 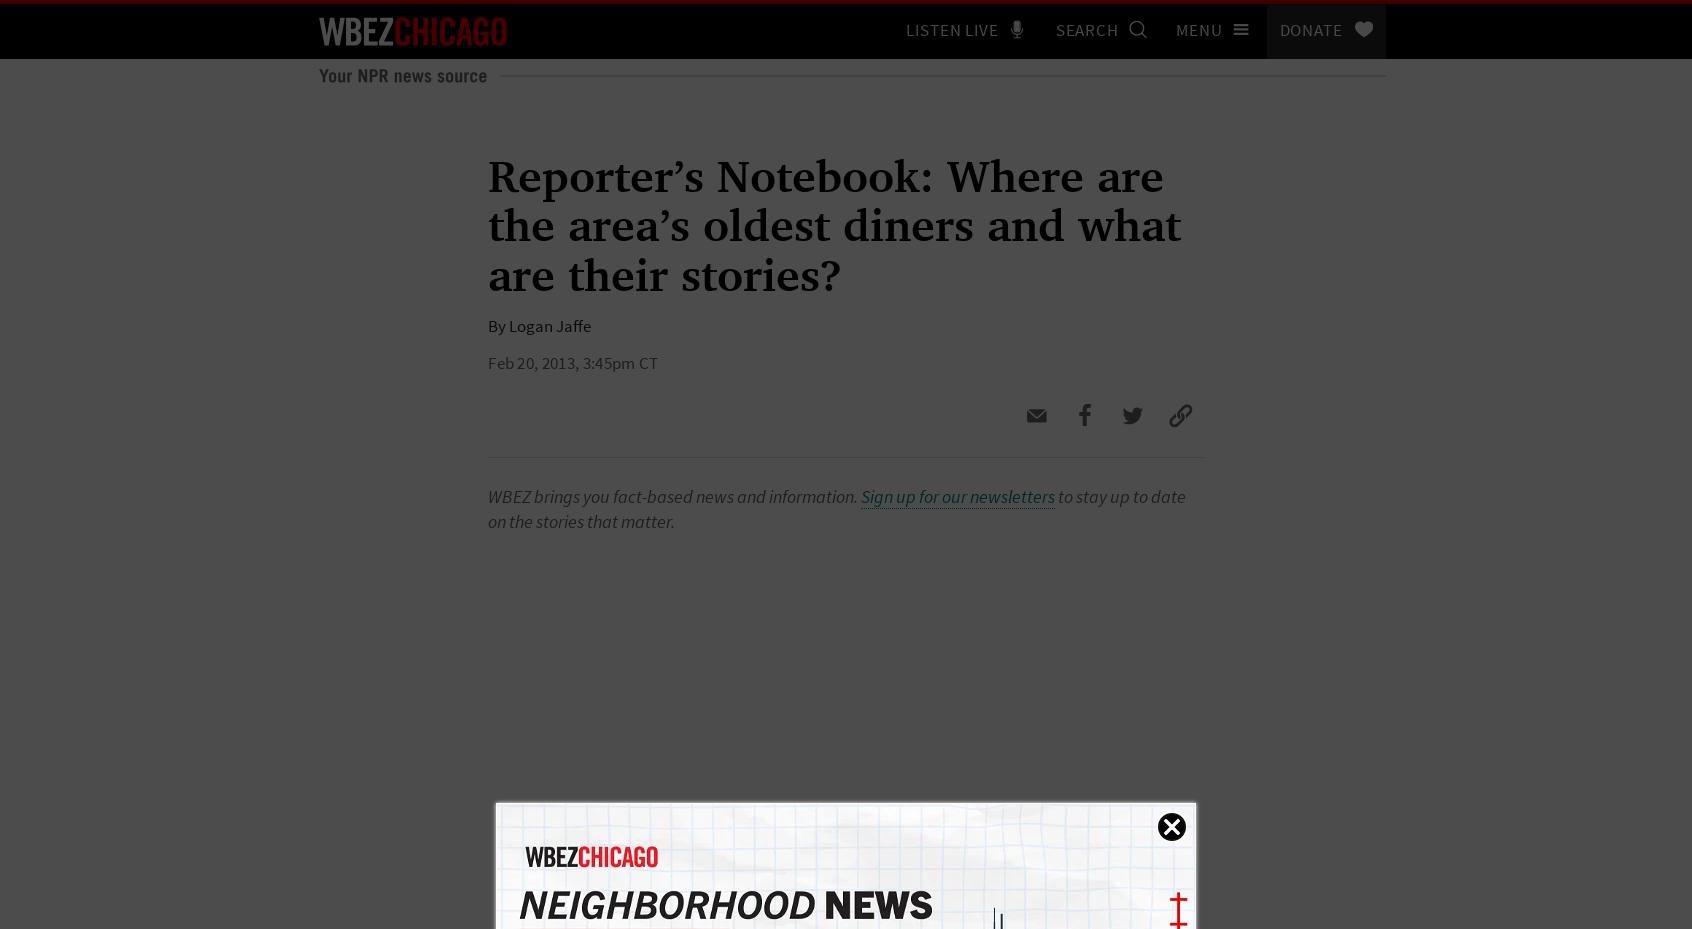 I want to click on 'Listen Live', so click(x=905, y=29).